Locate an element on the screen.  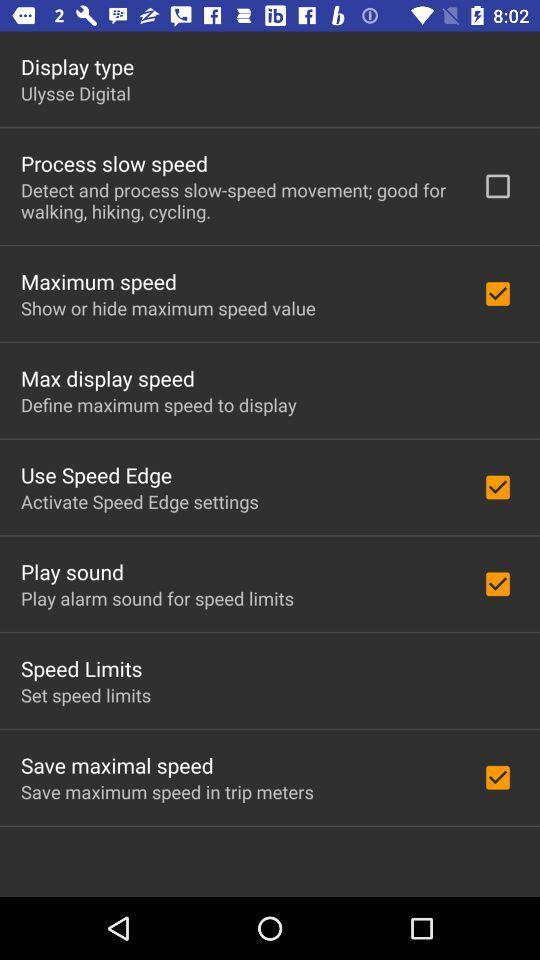
item below maximum speed icon is located at coordinates (167, 308).